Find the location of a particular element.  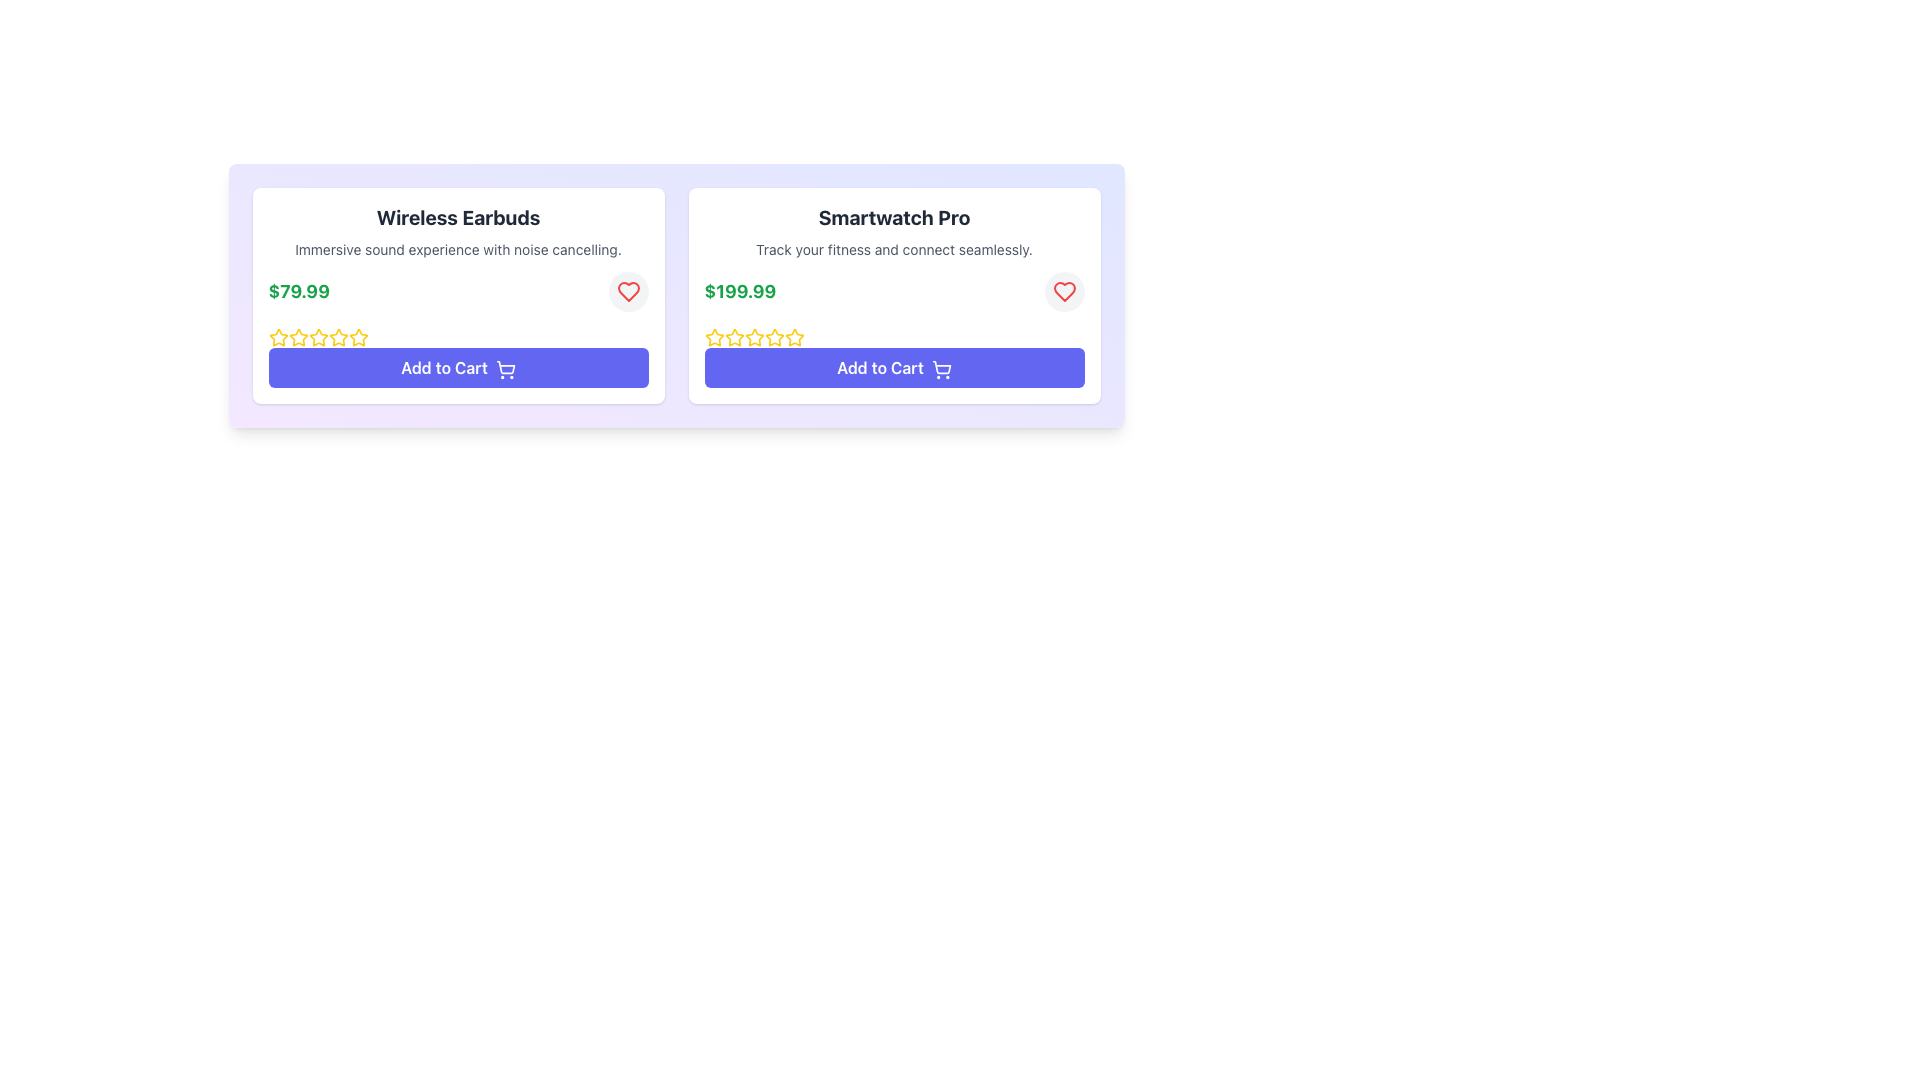

the non-interactive label displaying the text 'Immersive sound experience with noise cancelling.' which is styled with a small font size and gray color, positioned below the title 'Wireless Earbuds' is located at coordinates (457, 249).